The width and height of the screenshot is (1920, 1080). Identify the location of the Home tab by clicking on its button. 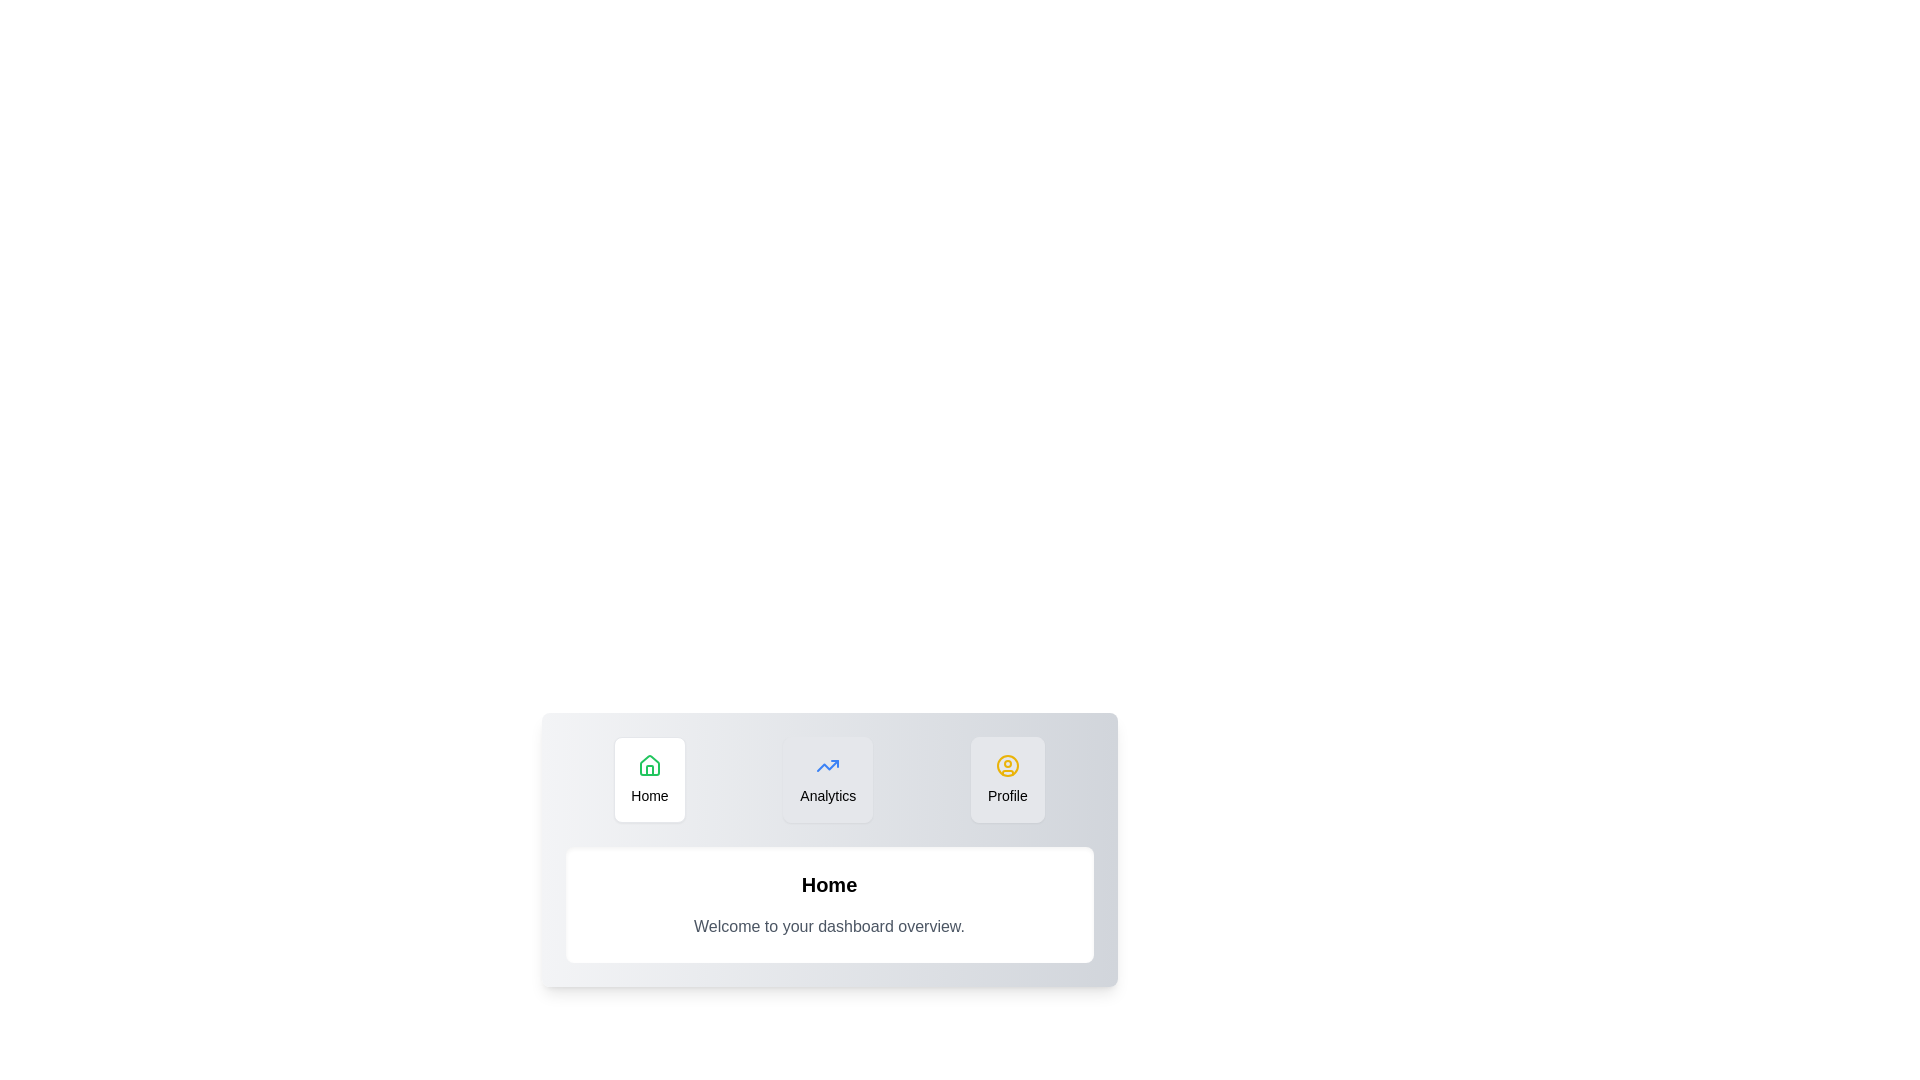
(649, 778).